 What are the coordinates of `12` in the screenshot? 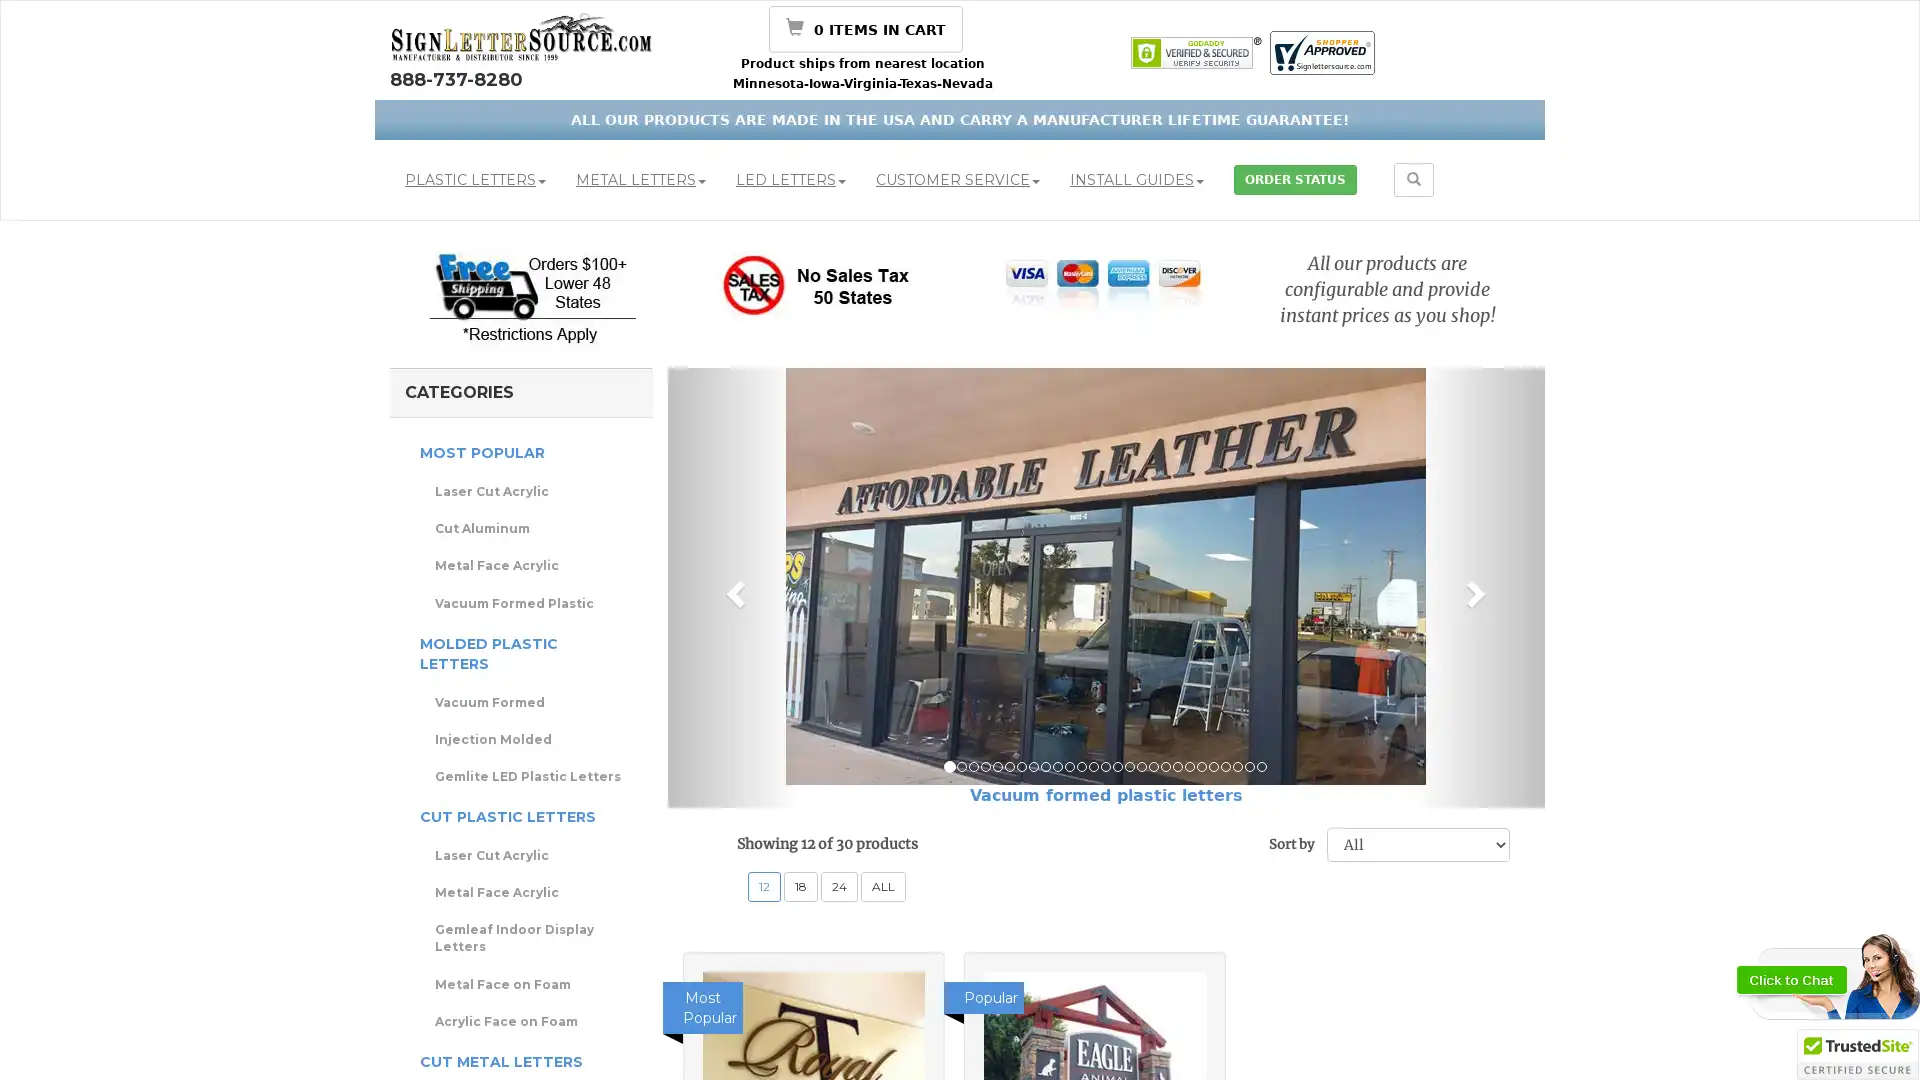 It's located at (763, 886).